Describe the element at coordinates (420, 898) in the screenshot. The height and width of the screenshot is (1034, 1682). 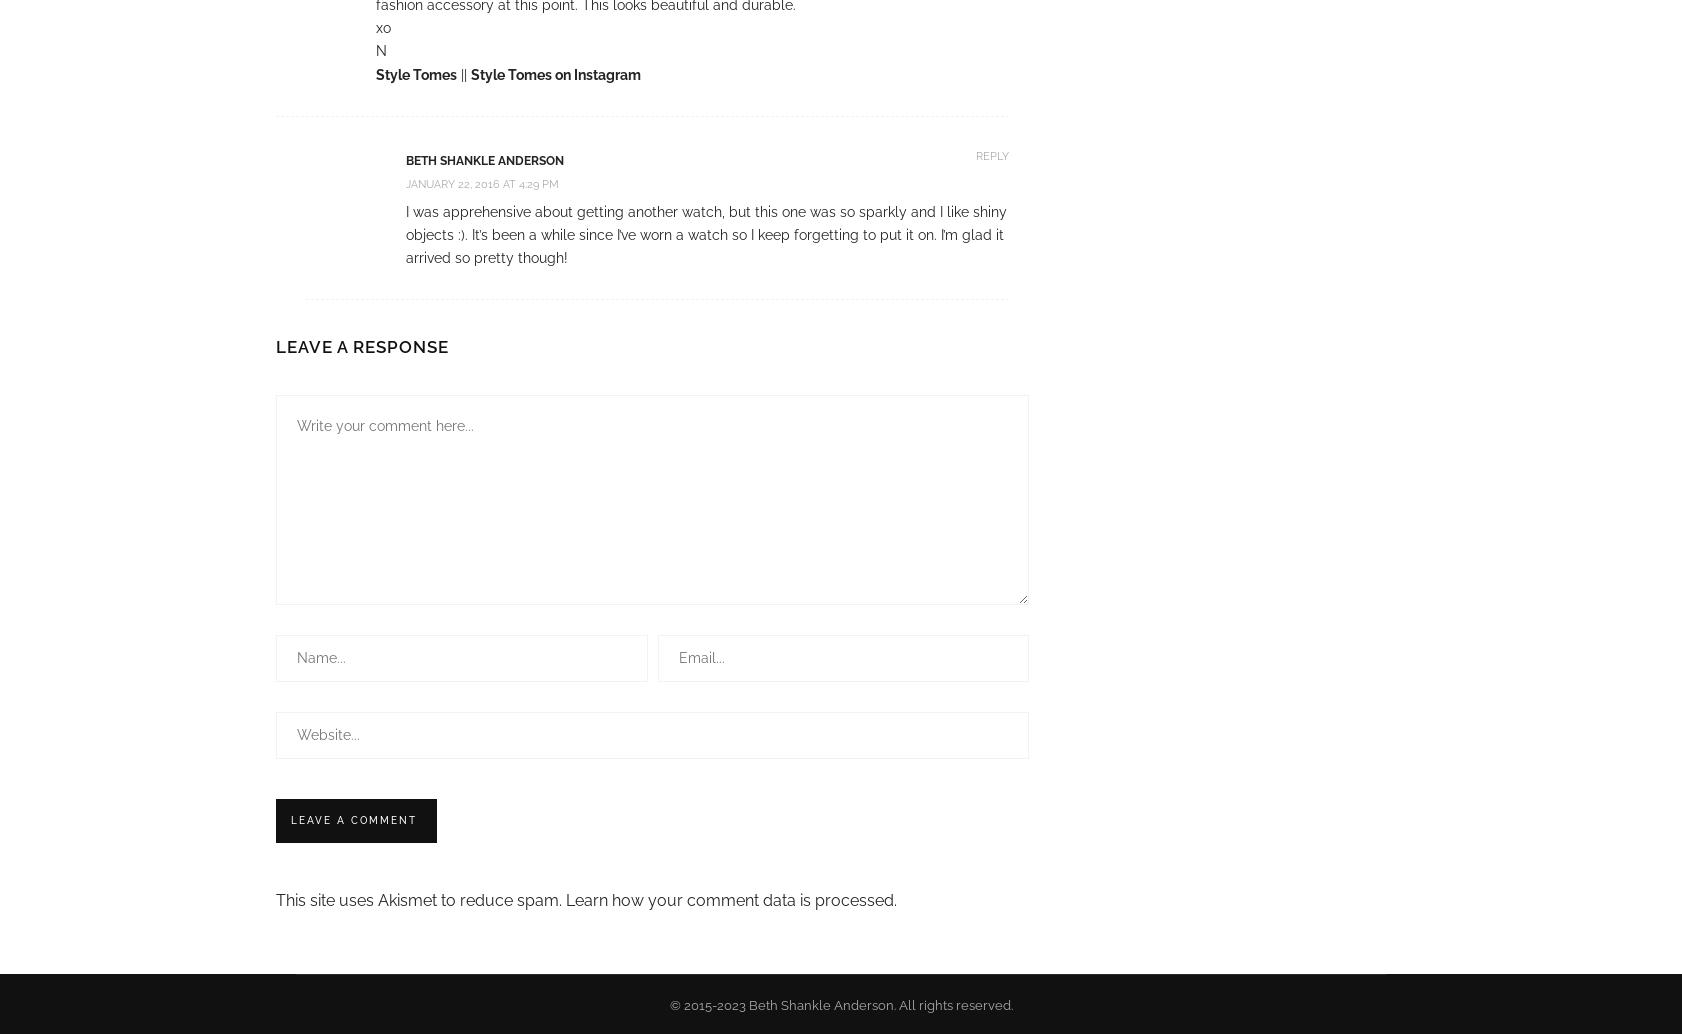
I see `'This site uses Akismet to reduce spam.'` at that location.